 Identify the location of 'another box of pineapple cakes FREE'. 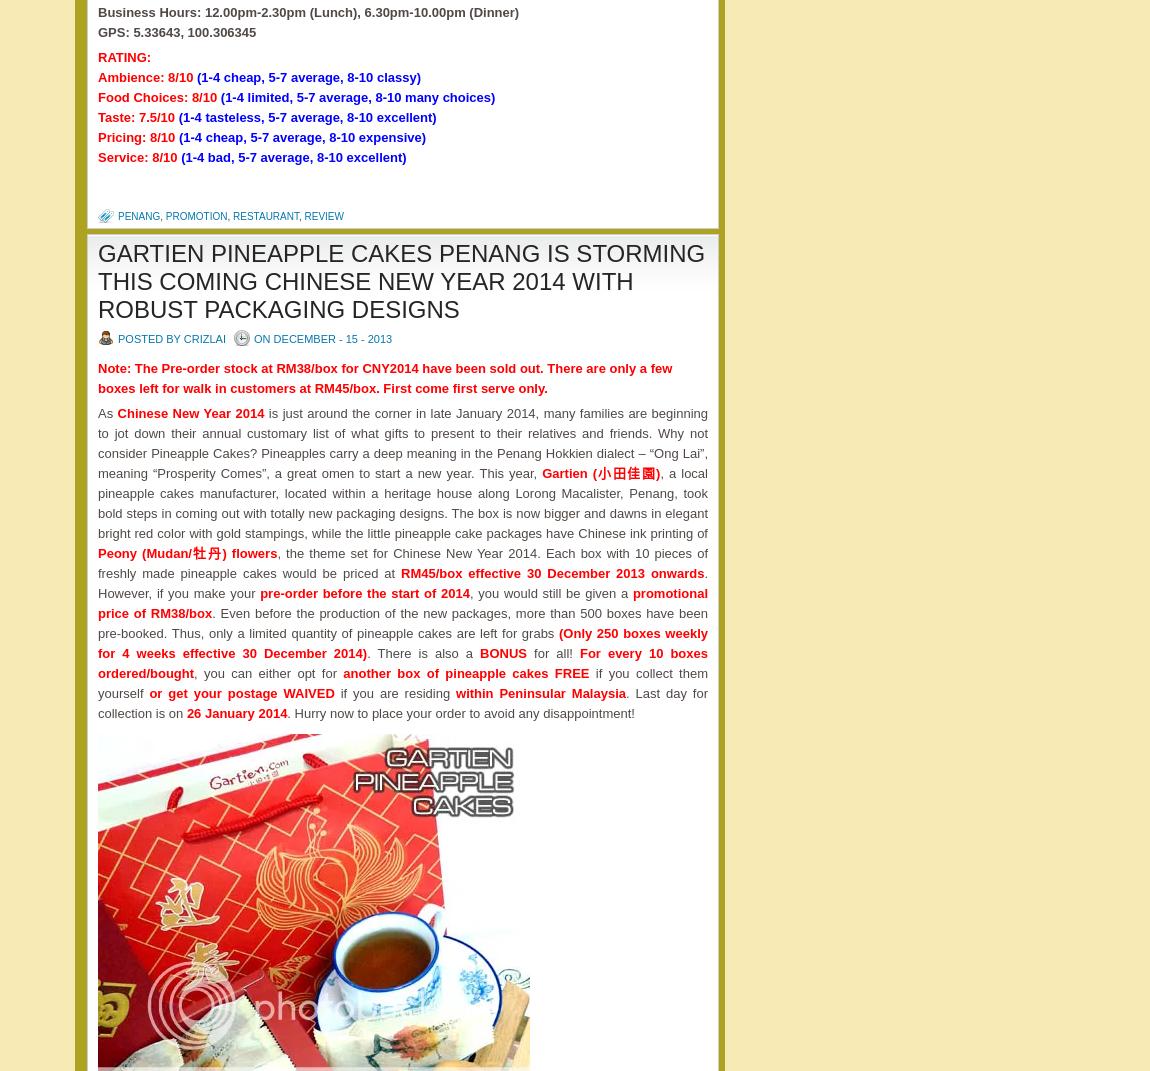
(465, 672).